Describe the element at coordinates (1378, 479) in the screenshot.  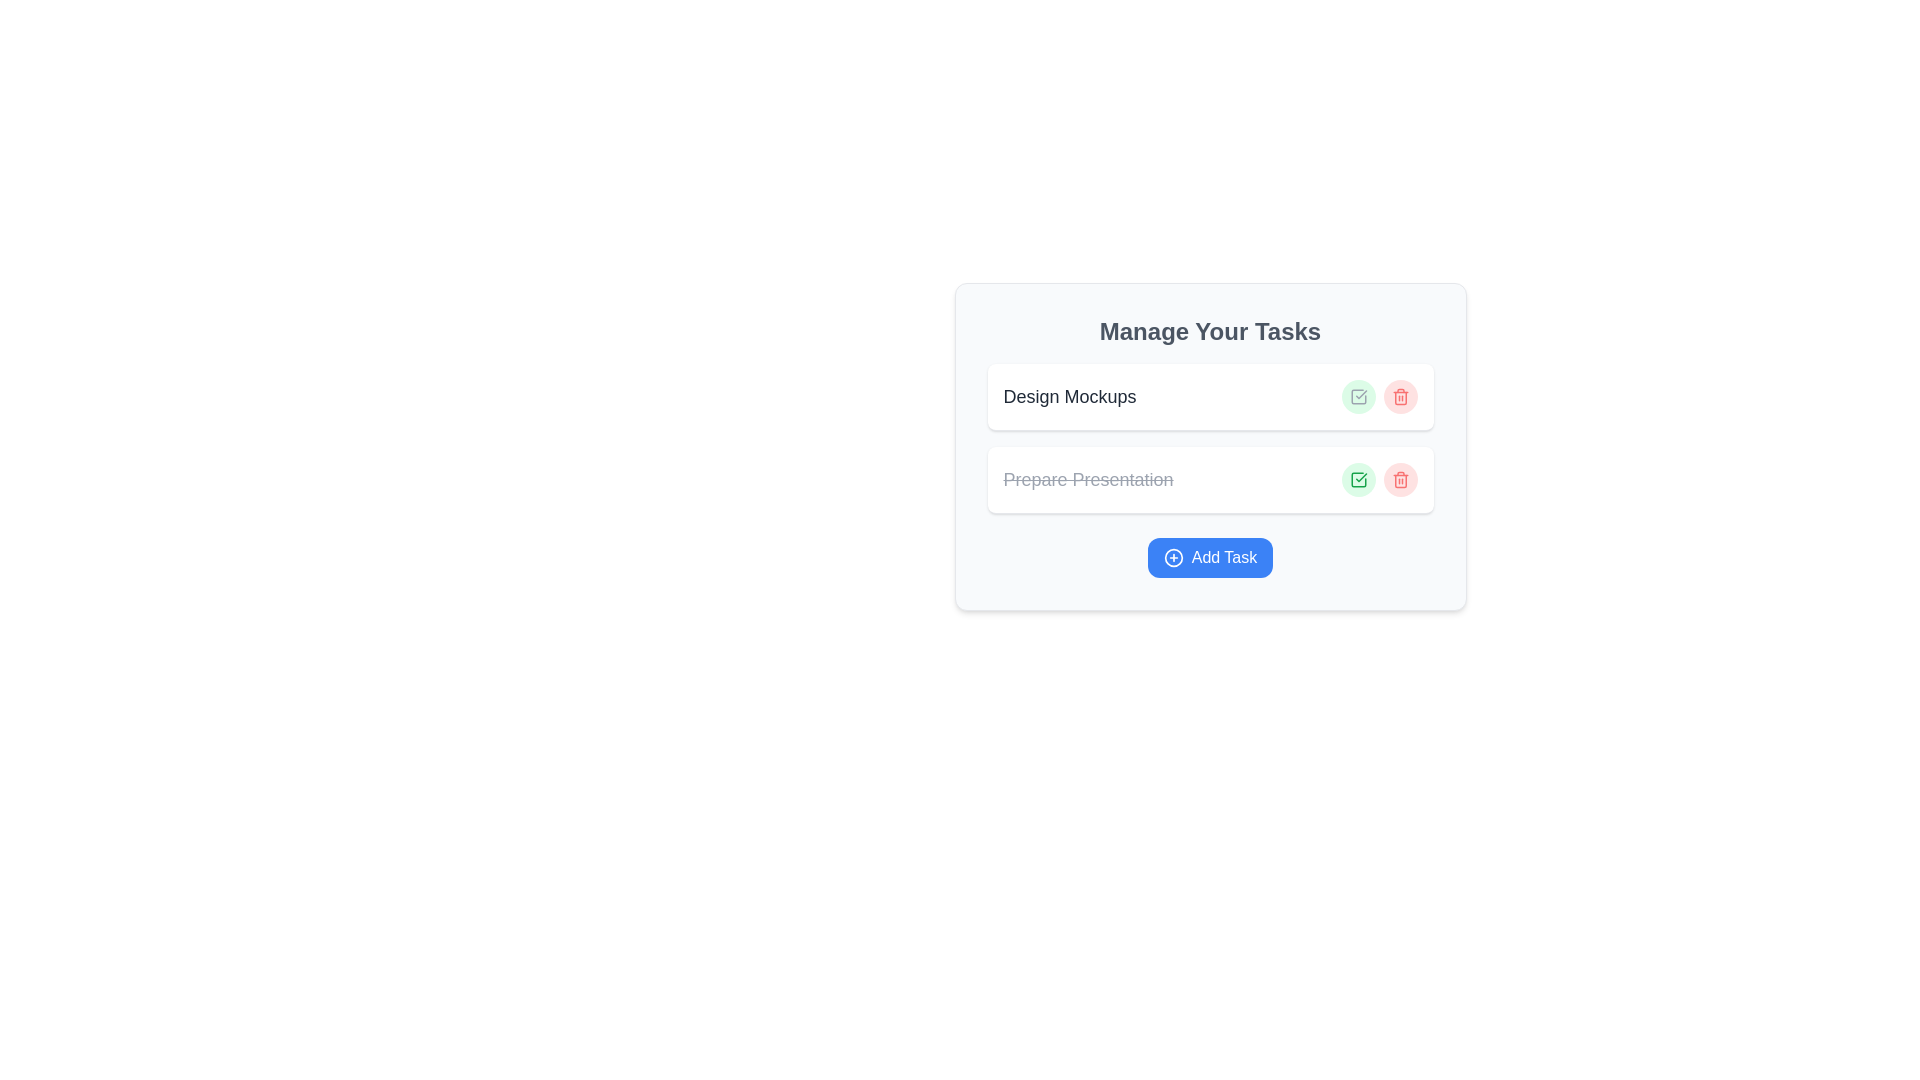
I see `the icon group containing a green checkmark and a red trash bin for tooltips` at that location.